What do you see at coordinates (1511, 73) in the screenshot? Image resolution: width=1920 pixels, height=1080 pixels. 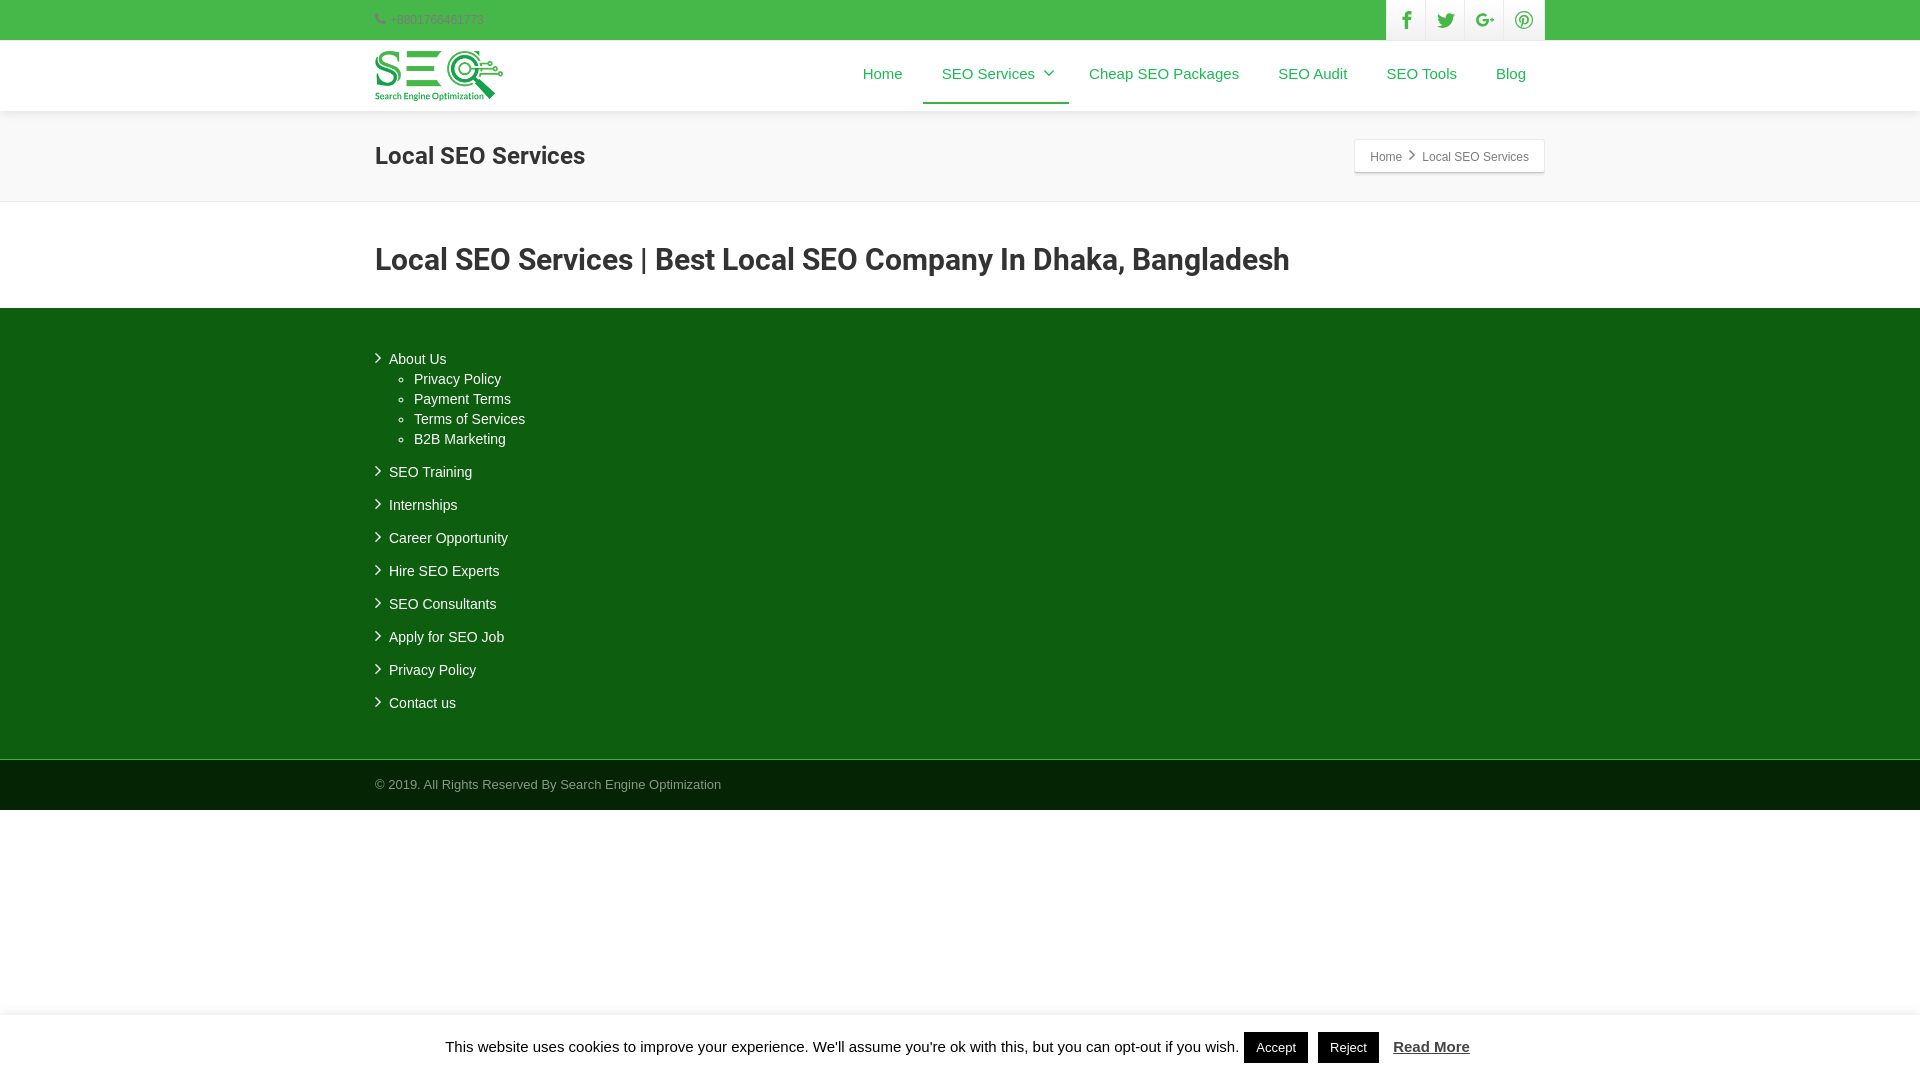 I see `'Blog'` at bounding box center [1511, 73].